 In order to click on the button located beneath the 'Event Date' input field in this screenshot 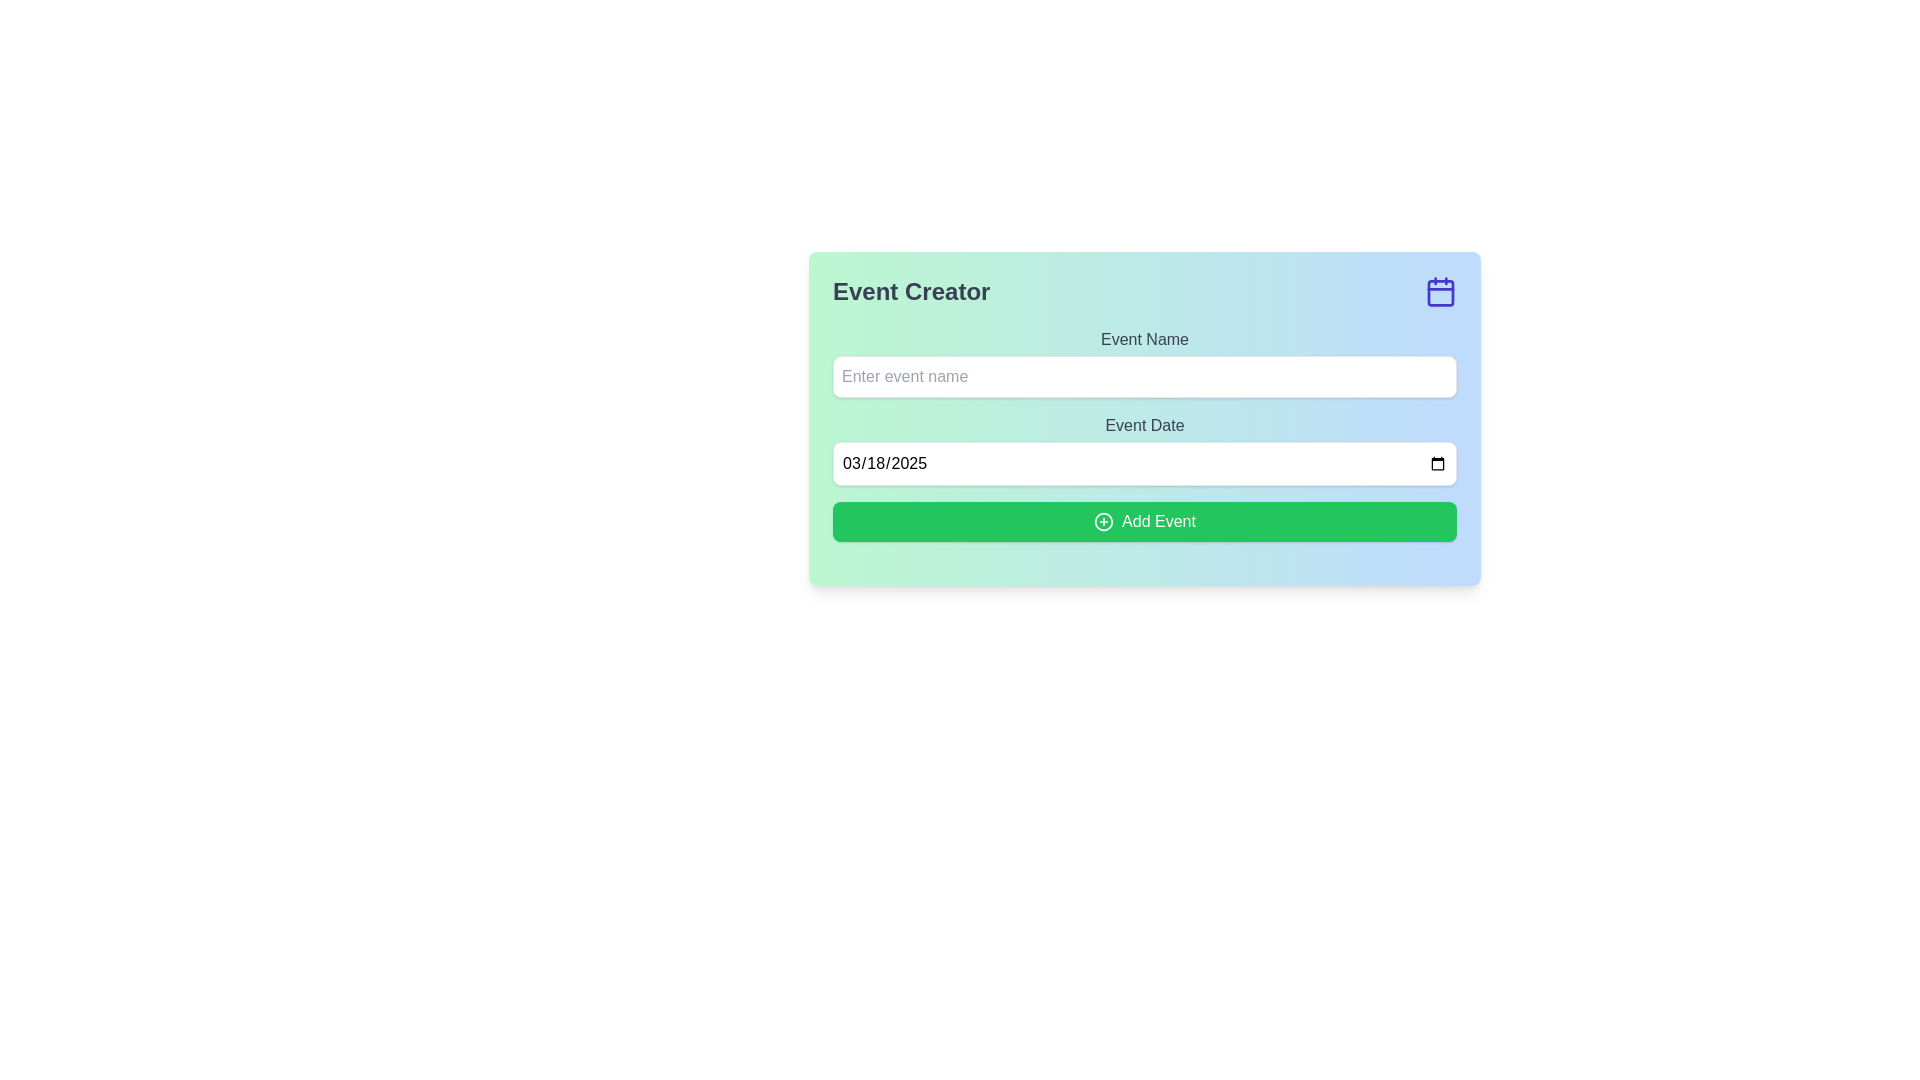, I will do `click(1145, 520)`.